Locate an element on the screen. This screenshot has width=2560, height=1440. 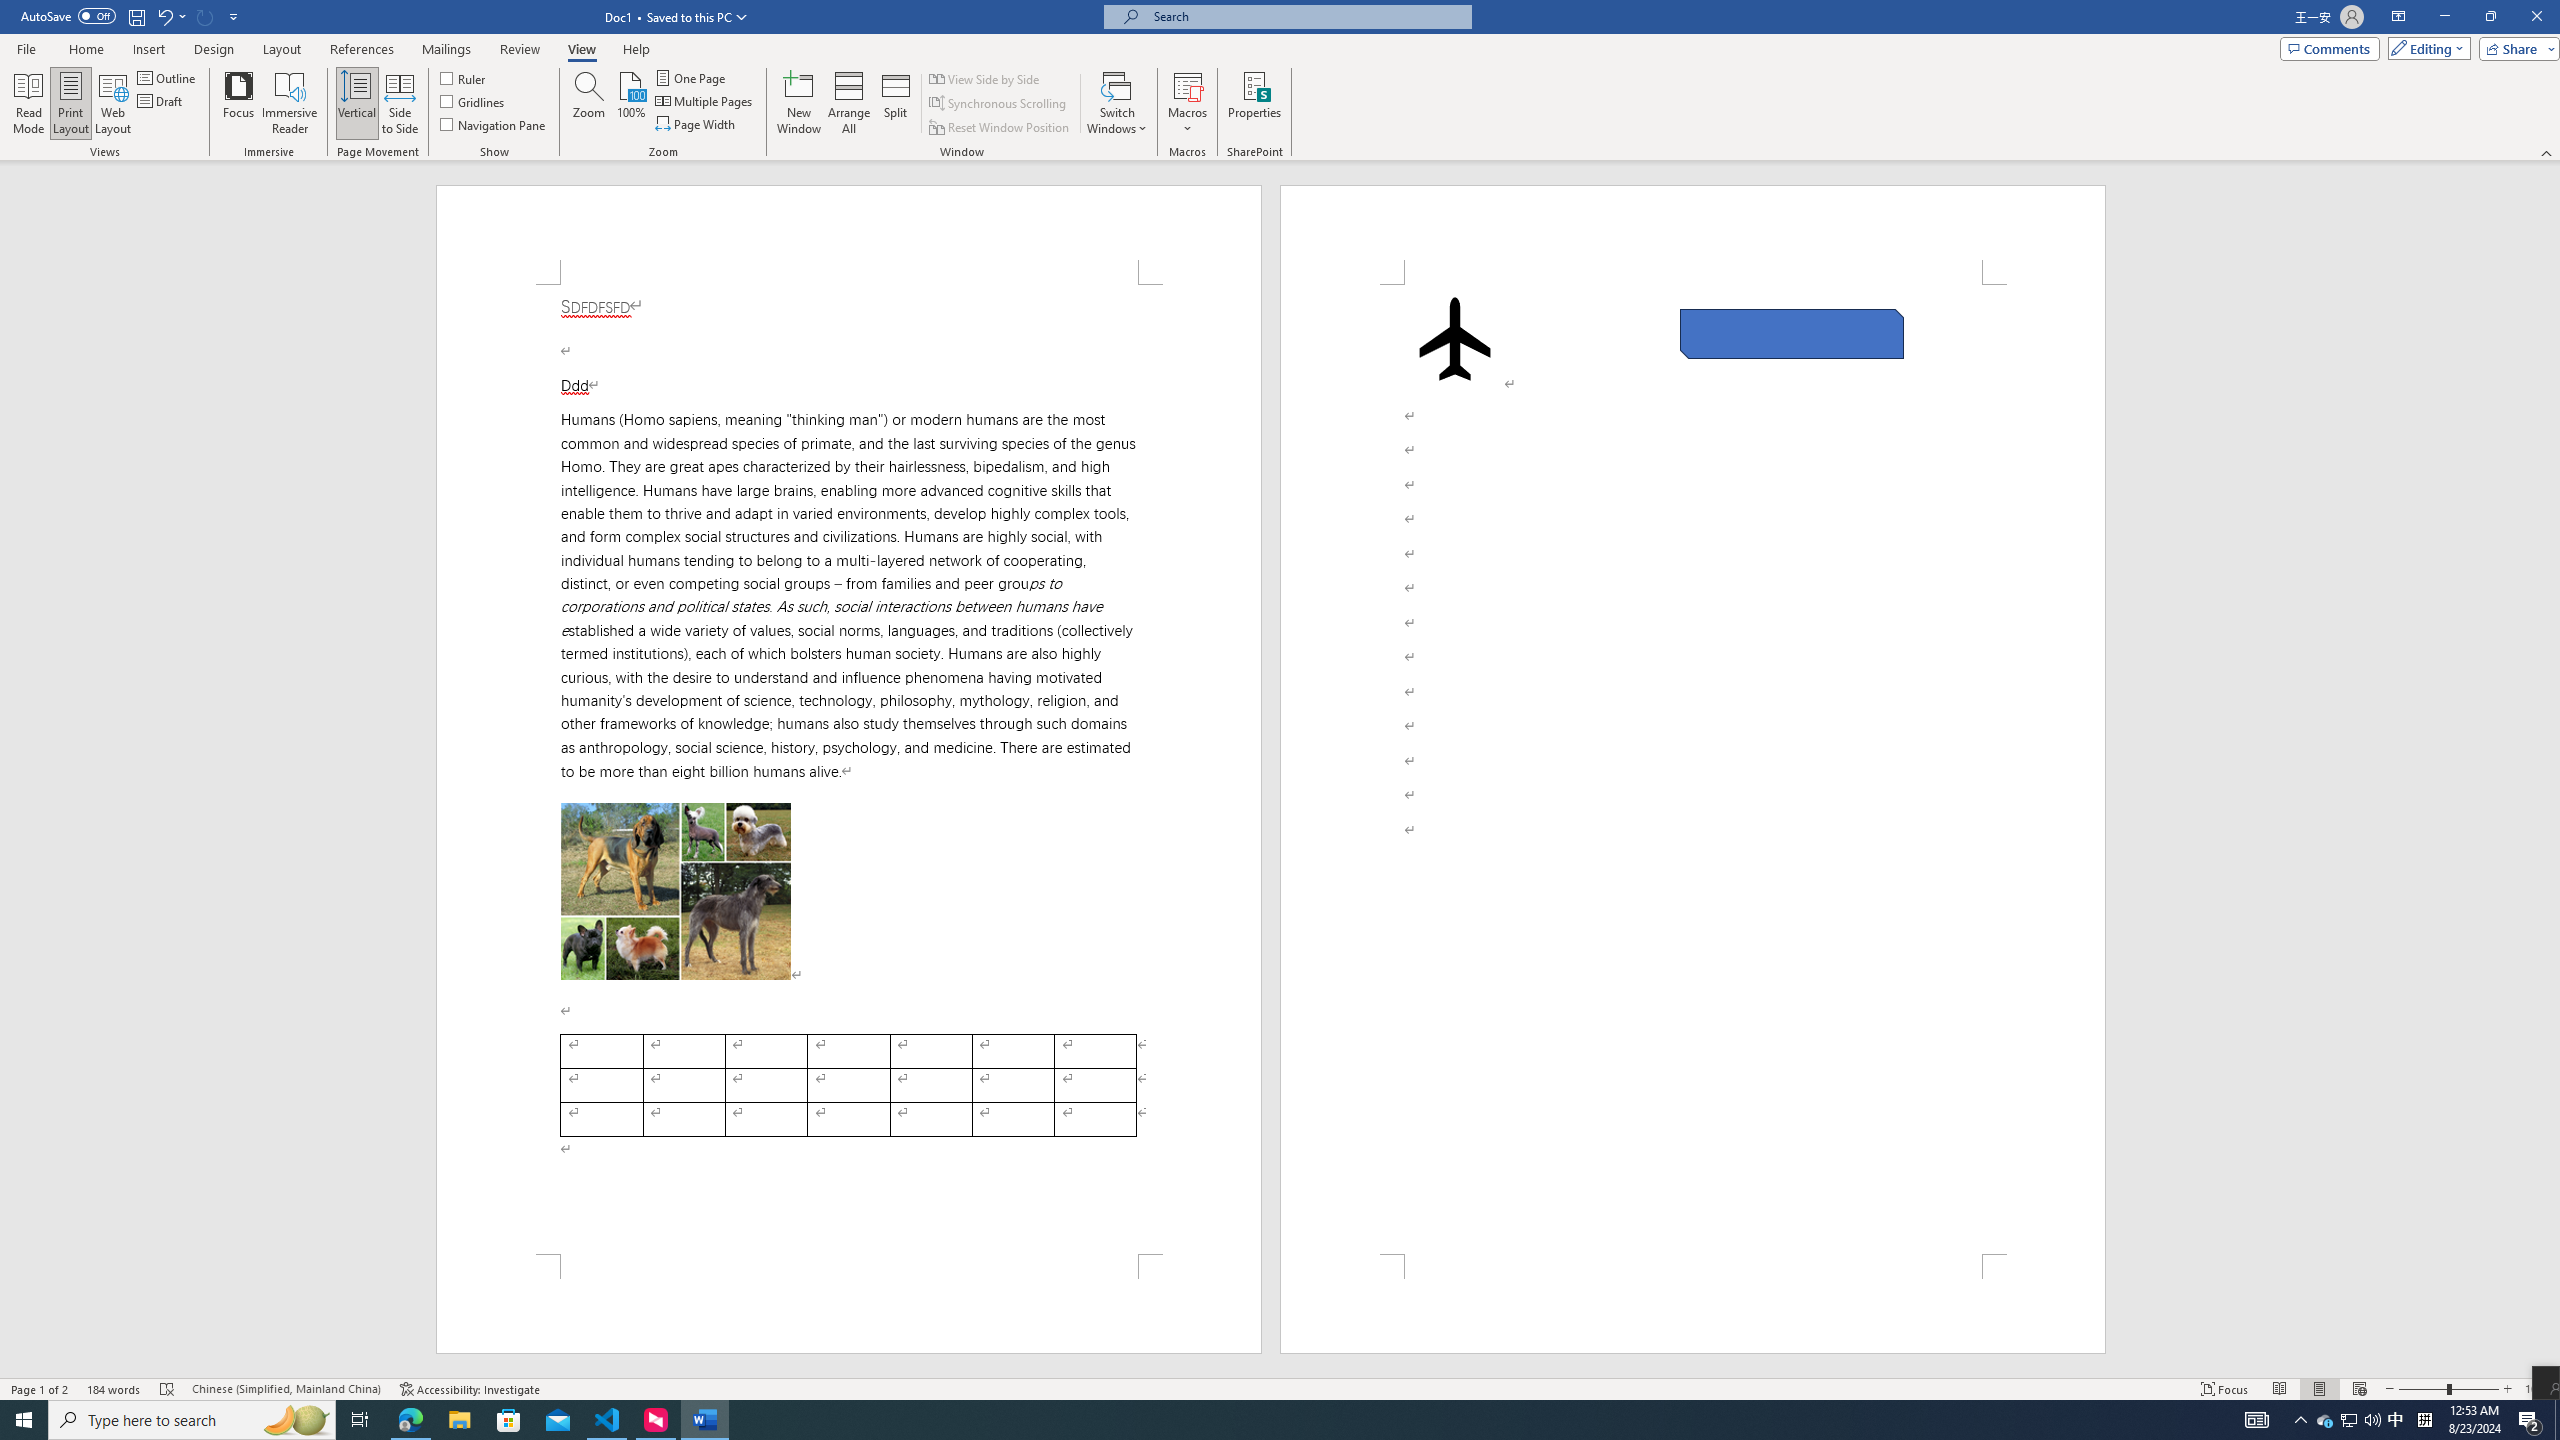
'Zoom 104%' is located at coordinates (2537, 1389).